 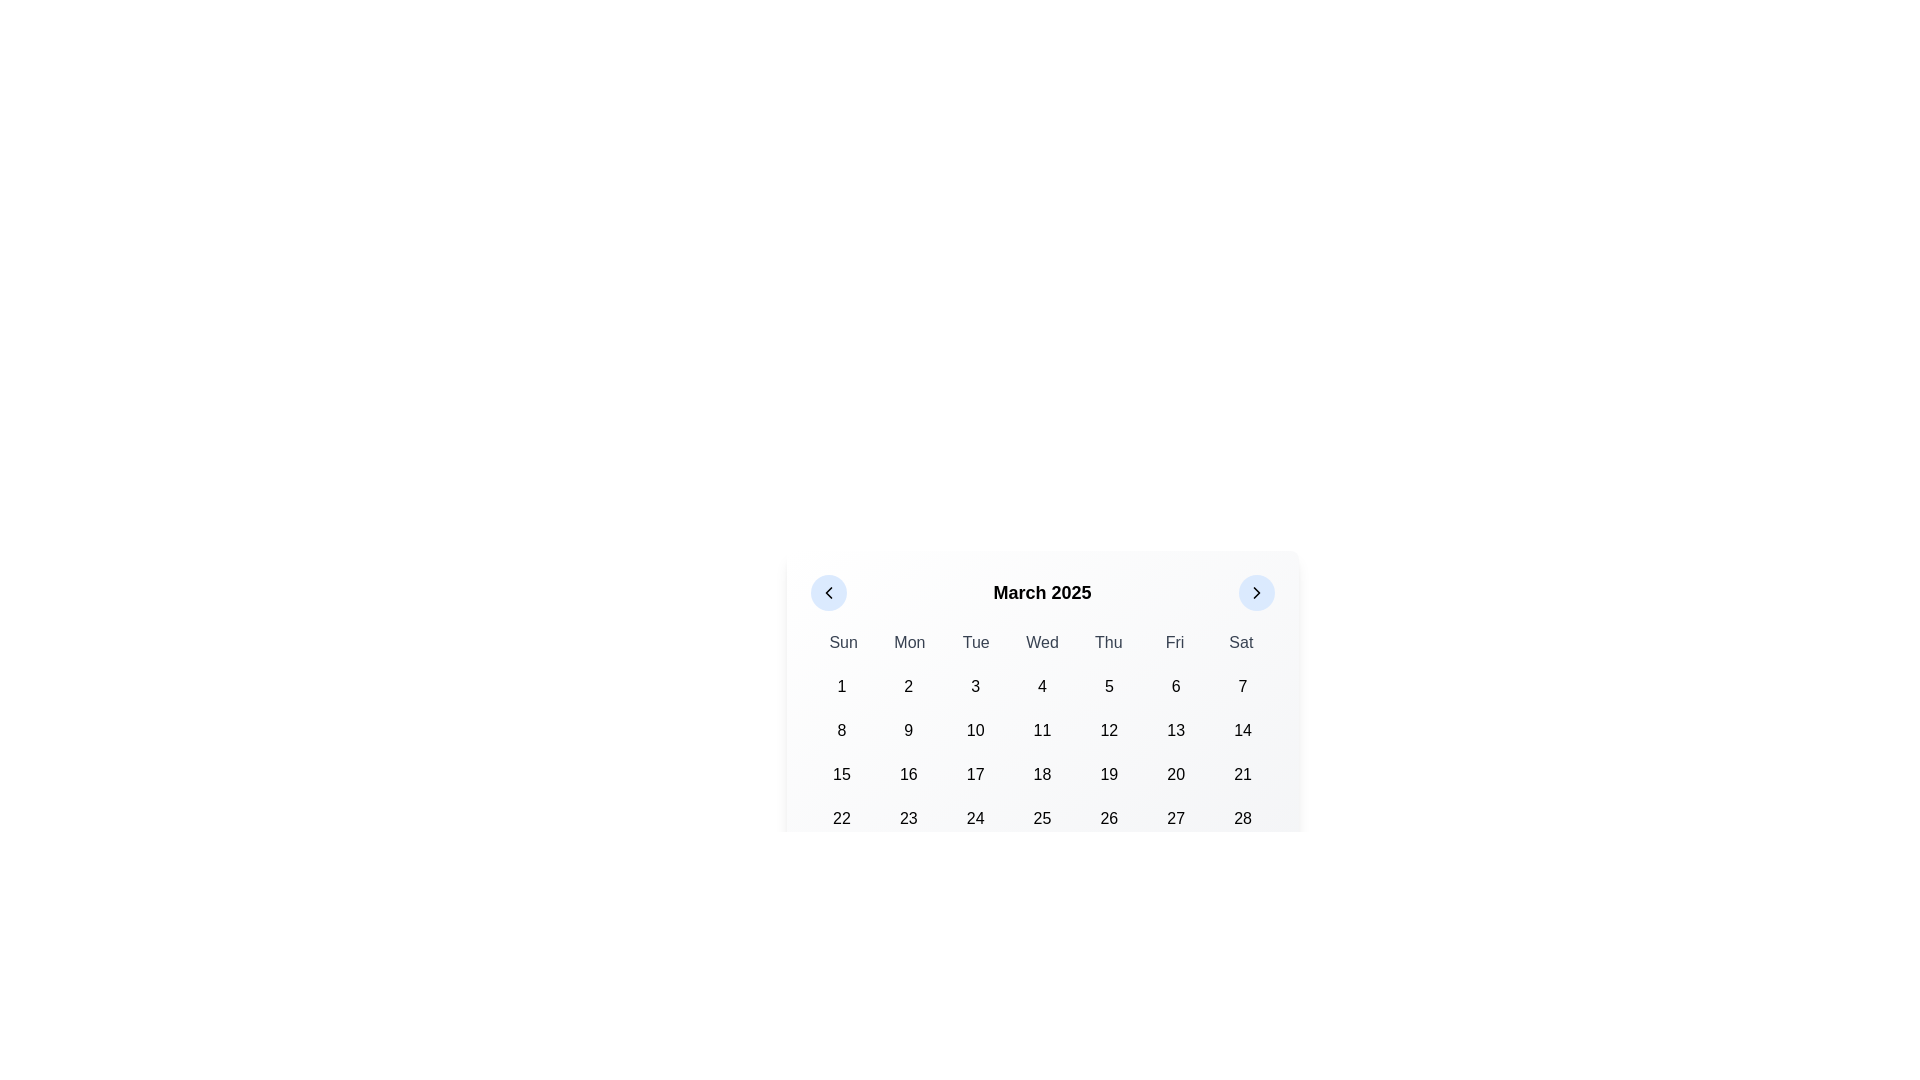 What do you see at coordinates (843, 643) in the screenshot?
I see `the static text label indicating the days of the week, located at the far-left of the calendar grid` at bounding box center [843, 643].